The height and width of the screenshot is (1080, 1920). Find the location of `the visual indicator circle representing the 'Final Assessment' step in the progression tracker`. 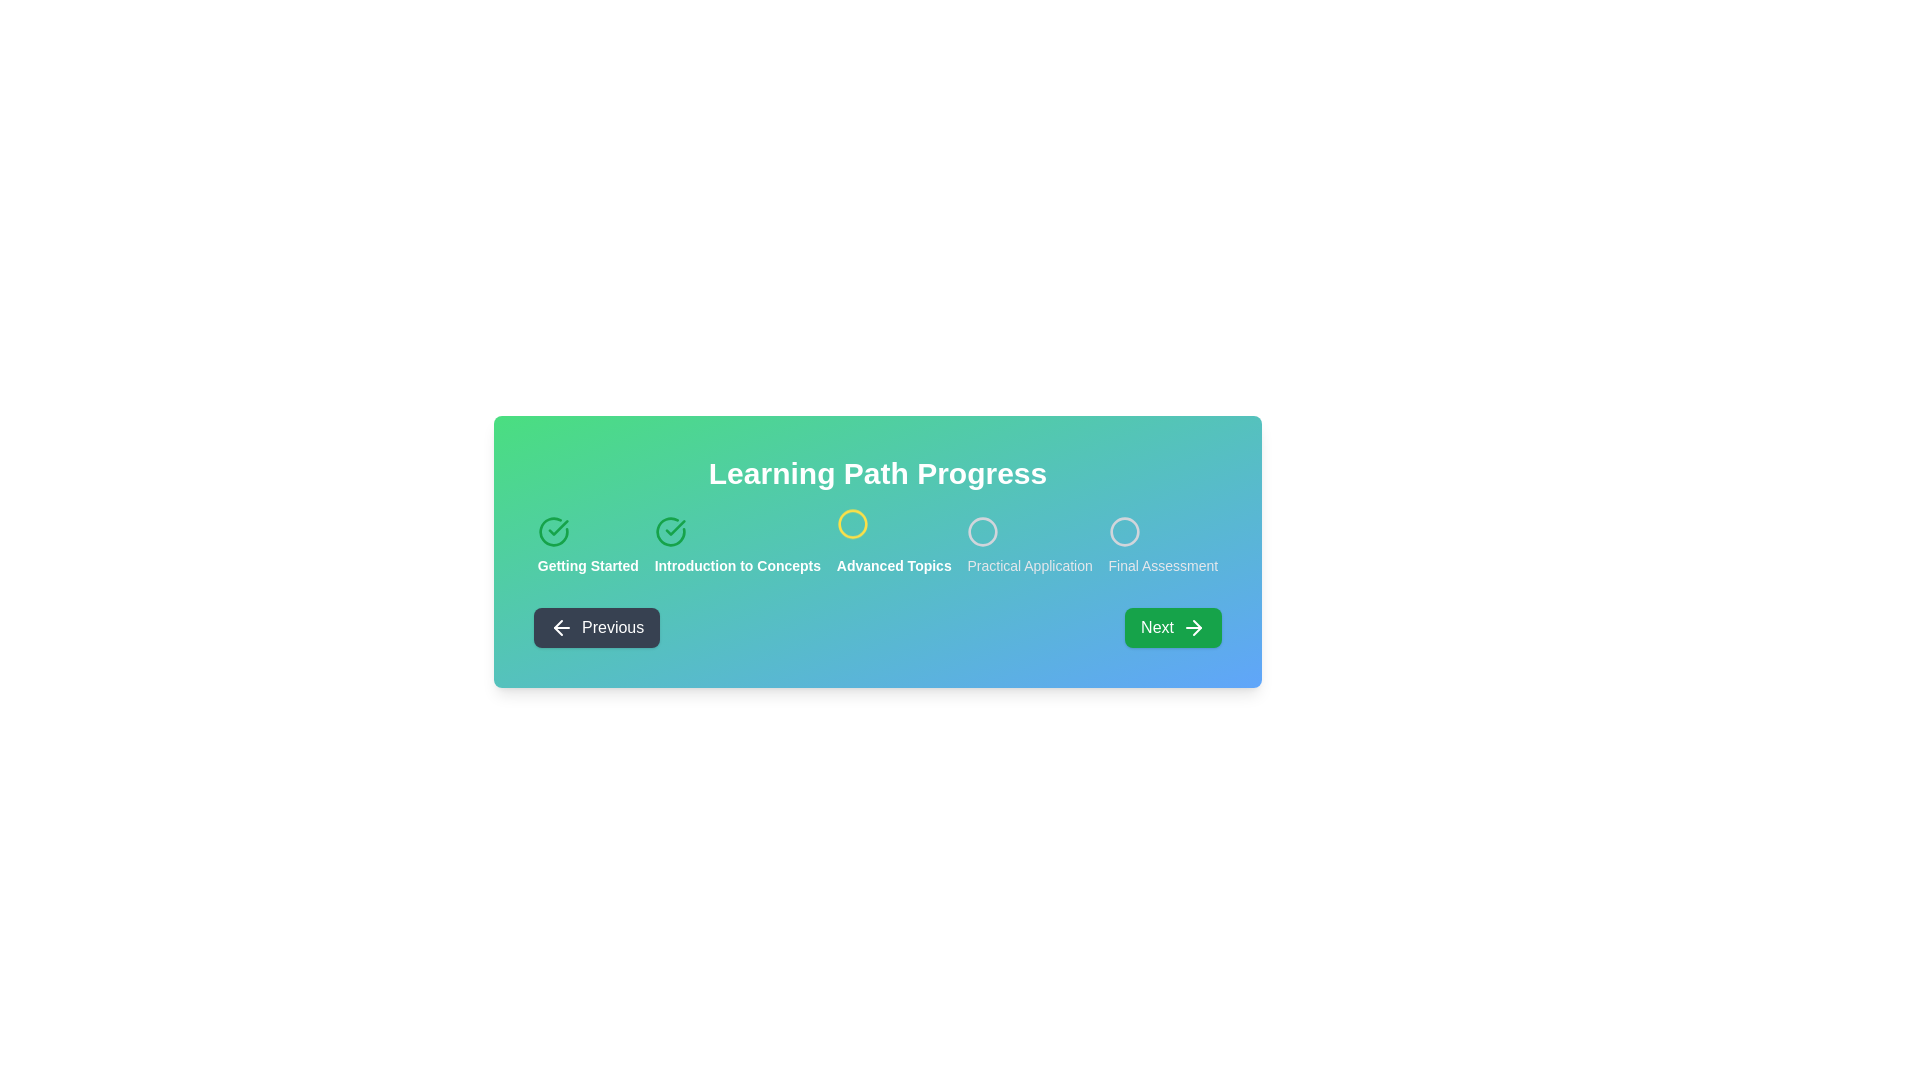

the visual indicator circle representing the 'Final Assessment' step in the progression tracker is located at coordinates (1124, 531).